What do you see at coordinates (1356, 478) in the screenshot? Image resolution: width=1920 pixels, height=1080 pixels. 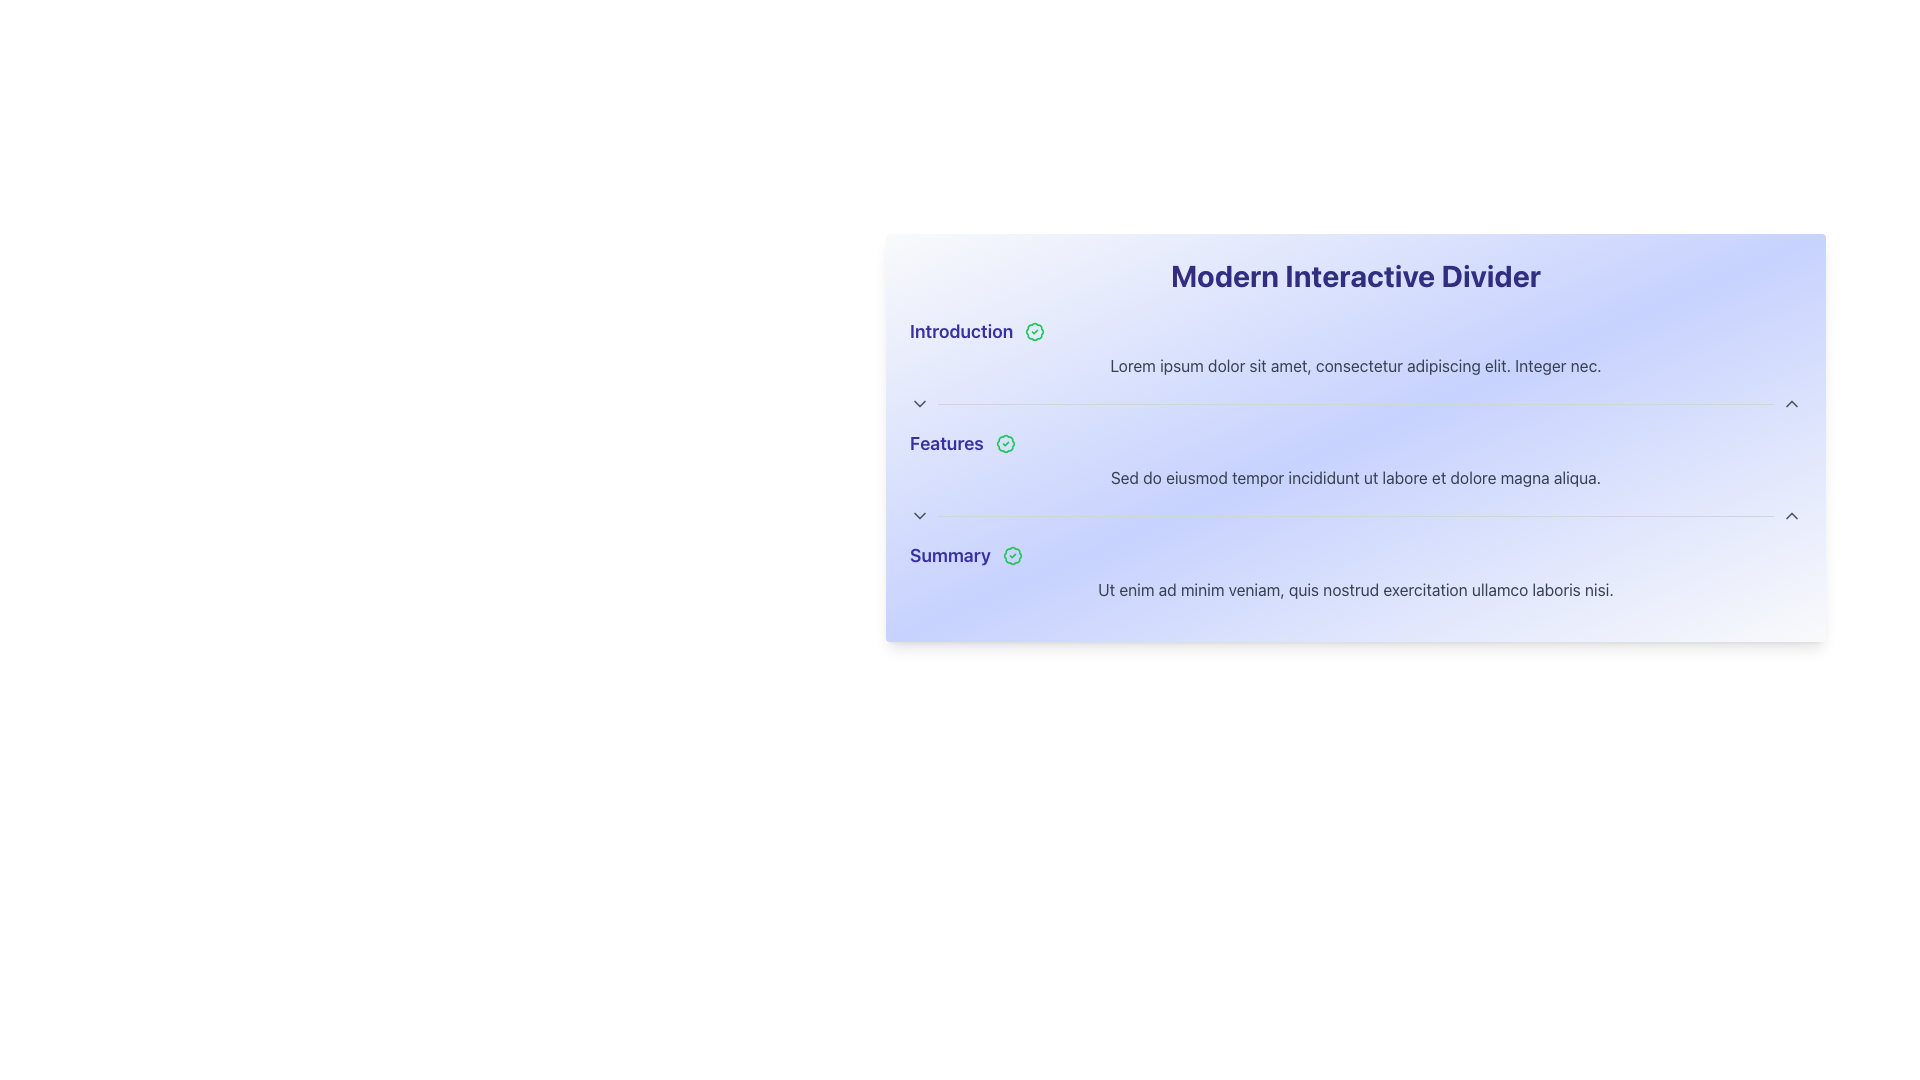 I see `the text block that reads 'Sed do eiusmod tempor incididunt ut labore et dolore magna aliqua,' which is styled in gray and located within the collapsible 'Features' section` at bounding box center [1356, 478].